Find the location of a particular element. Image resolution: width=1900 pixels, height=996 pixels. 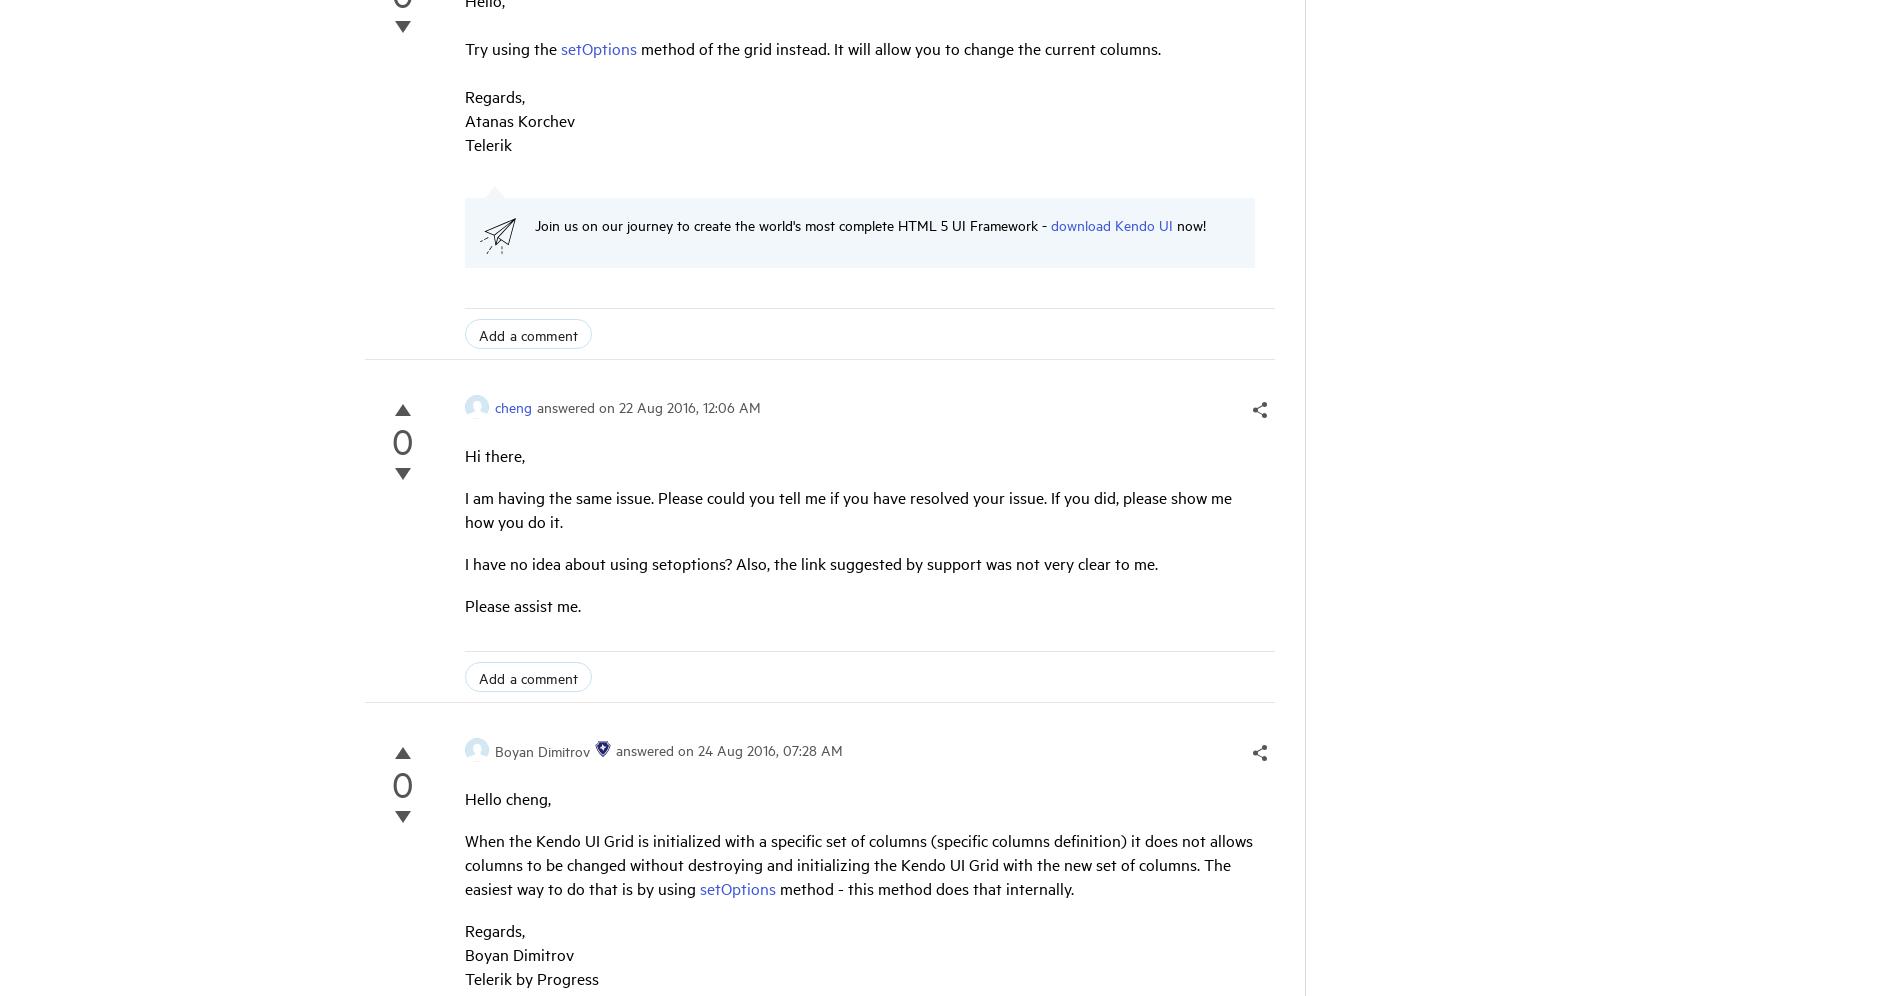

'now!' is located at coordinates (1188, 223).